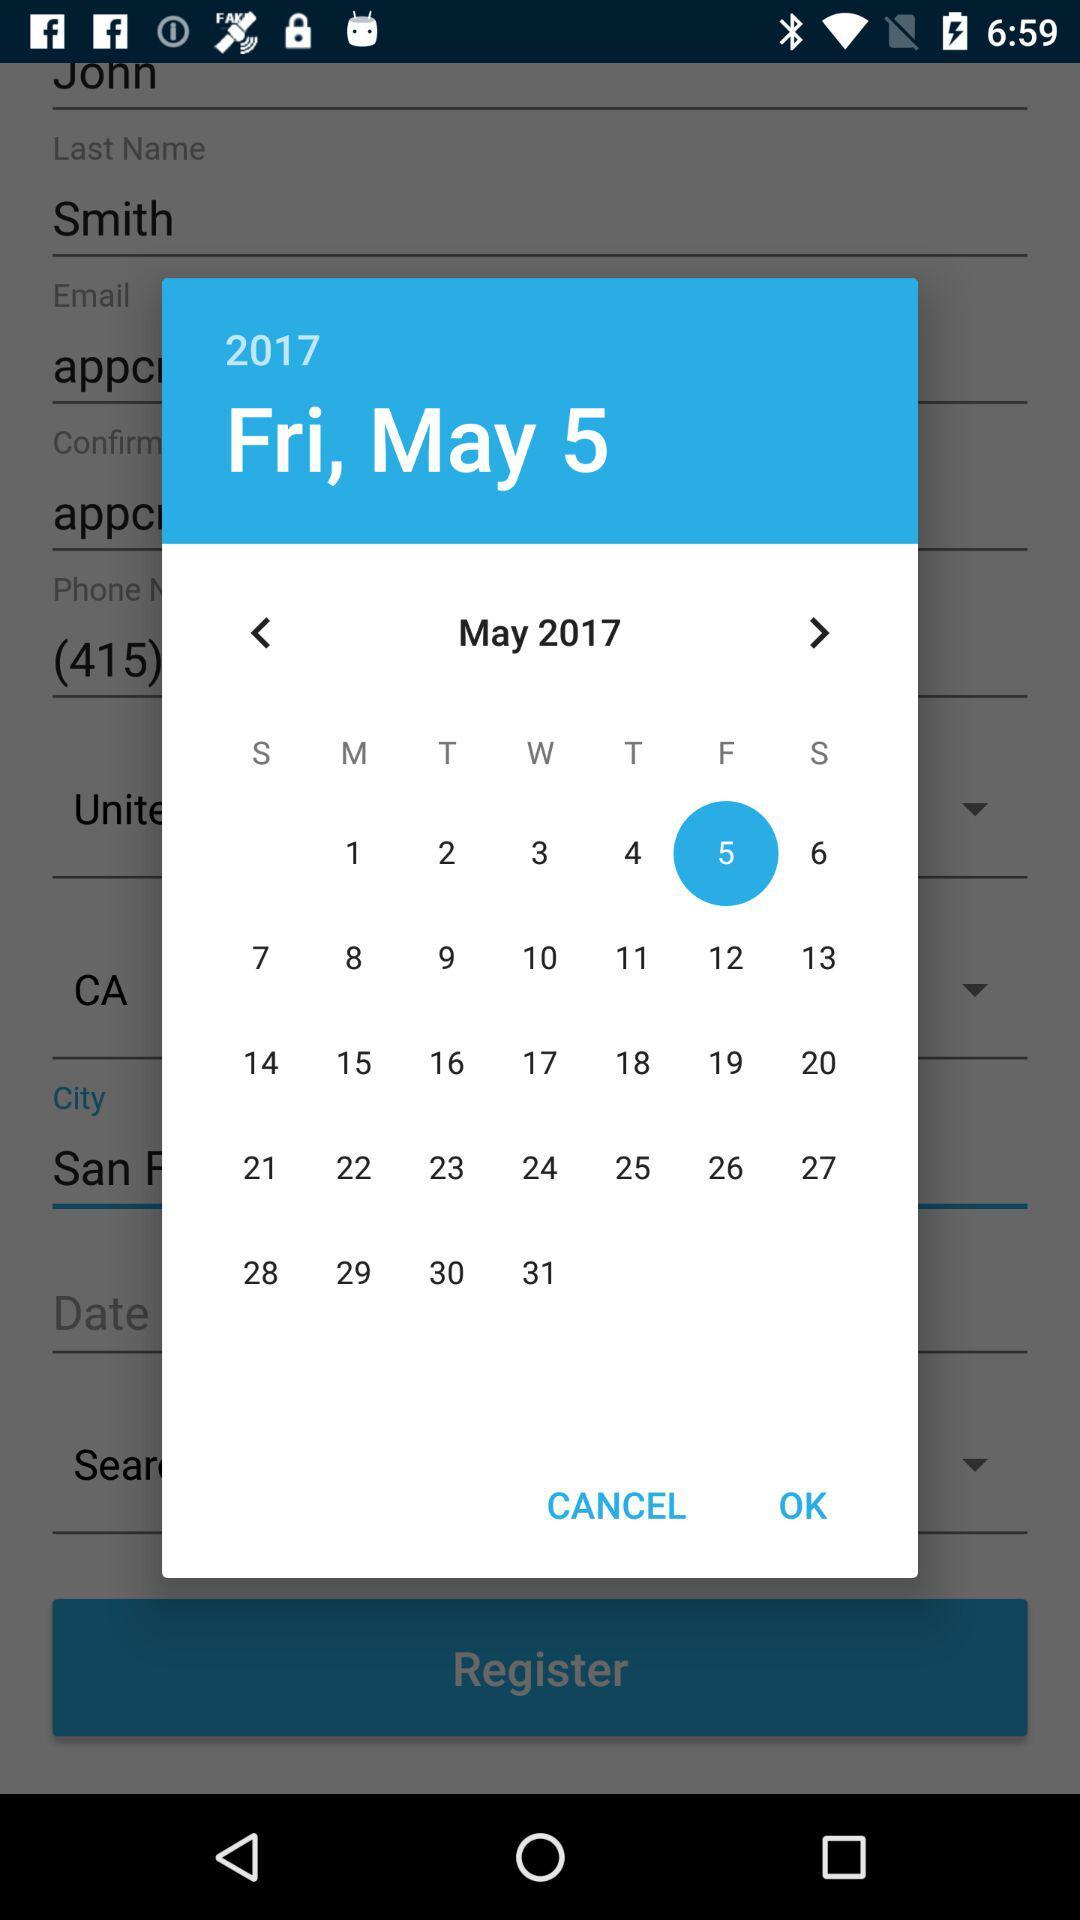 The height and width of the screenshot is (1920, 1080). I want to click on the item to the right of cancel, so click(801, 1504).